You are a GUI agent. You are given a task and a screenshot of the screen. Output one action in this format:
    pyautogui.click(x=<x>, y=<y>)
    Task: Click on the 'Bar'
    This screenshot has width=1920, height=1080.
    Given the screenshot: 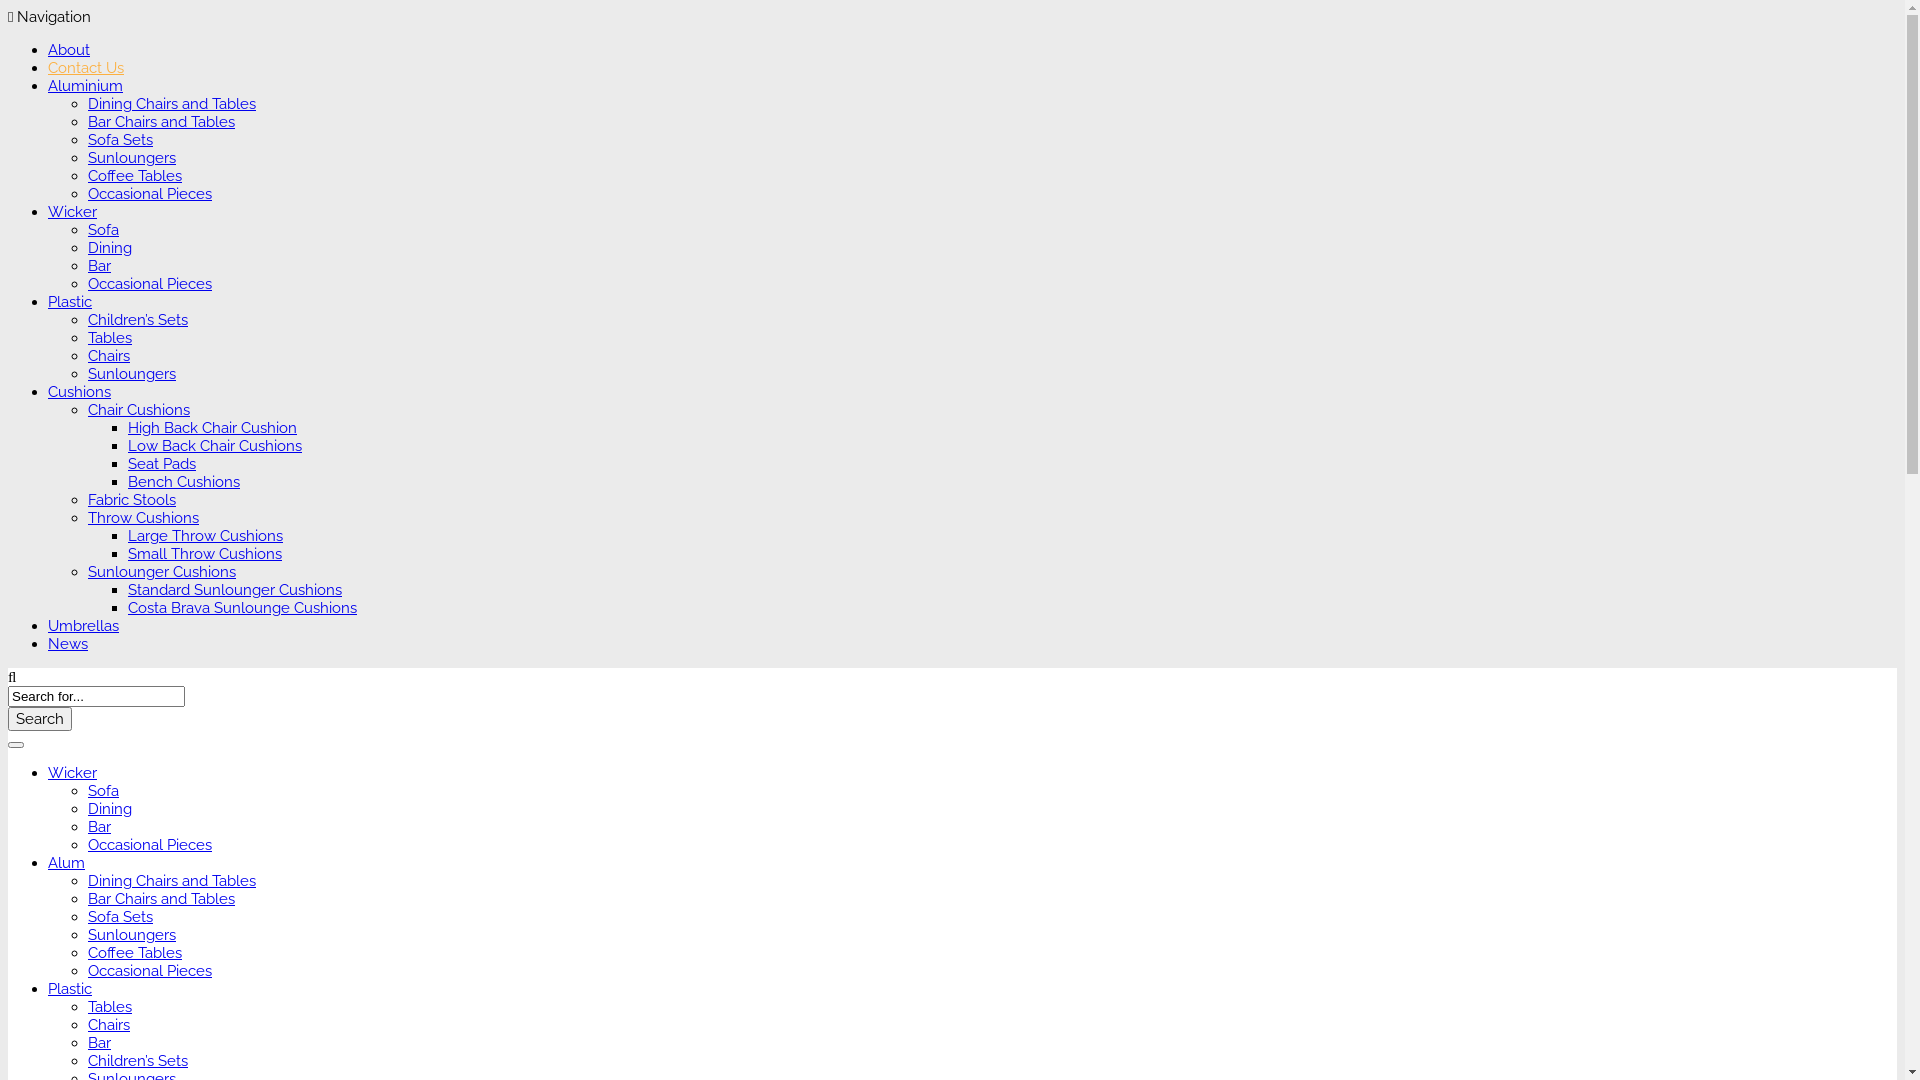 What is the action you would take?
    pyautogui.click(x=98, y=826)
    